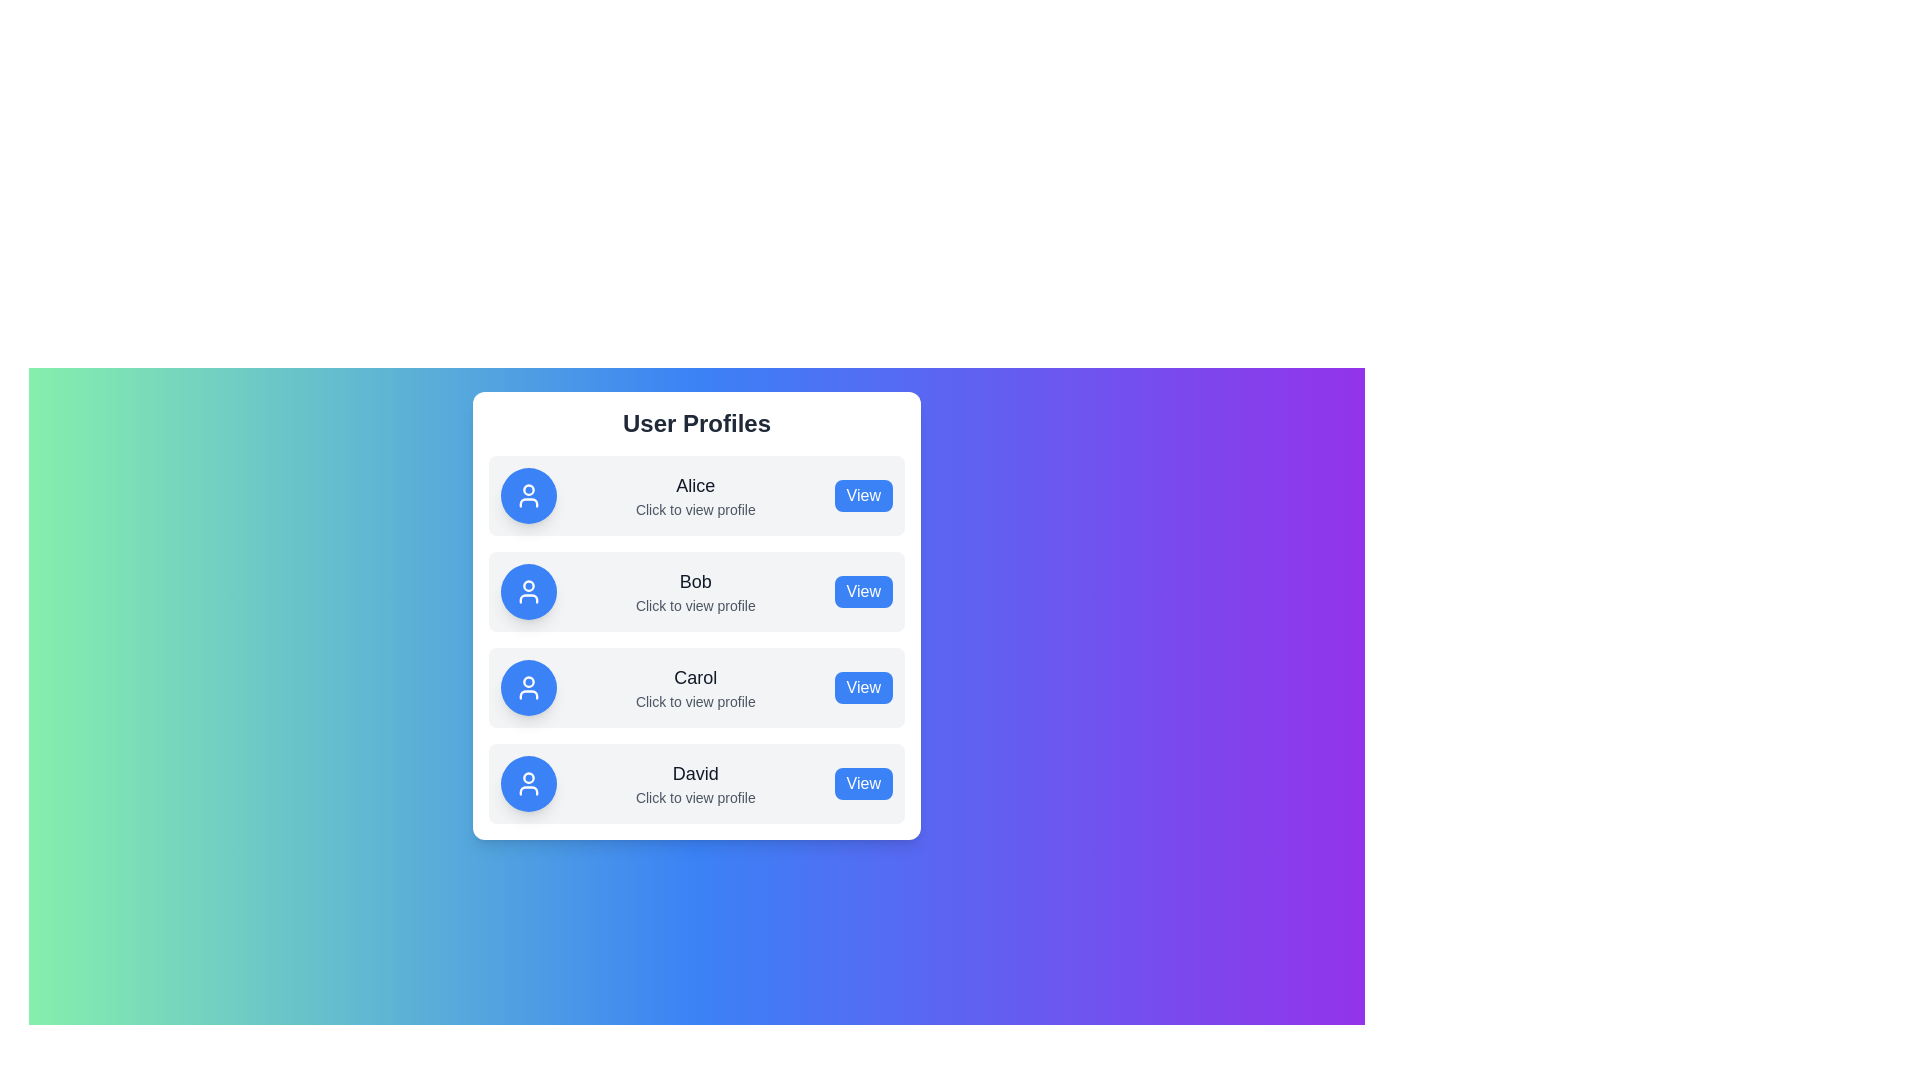 Image resolution: width=1920 pixels, height=1080 pixels. What do you see at coordinates (528, 501) in the screenshot?
I see `the torso portion of the silhouette icon that is part of the user profile symbol for 'Alice', which is centrally located within the blue circular area` at bounding box center [528, 501].